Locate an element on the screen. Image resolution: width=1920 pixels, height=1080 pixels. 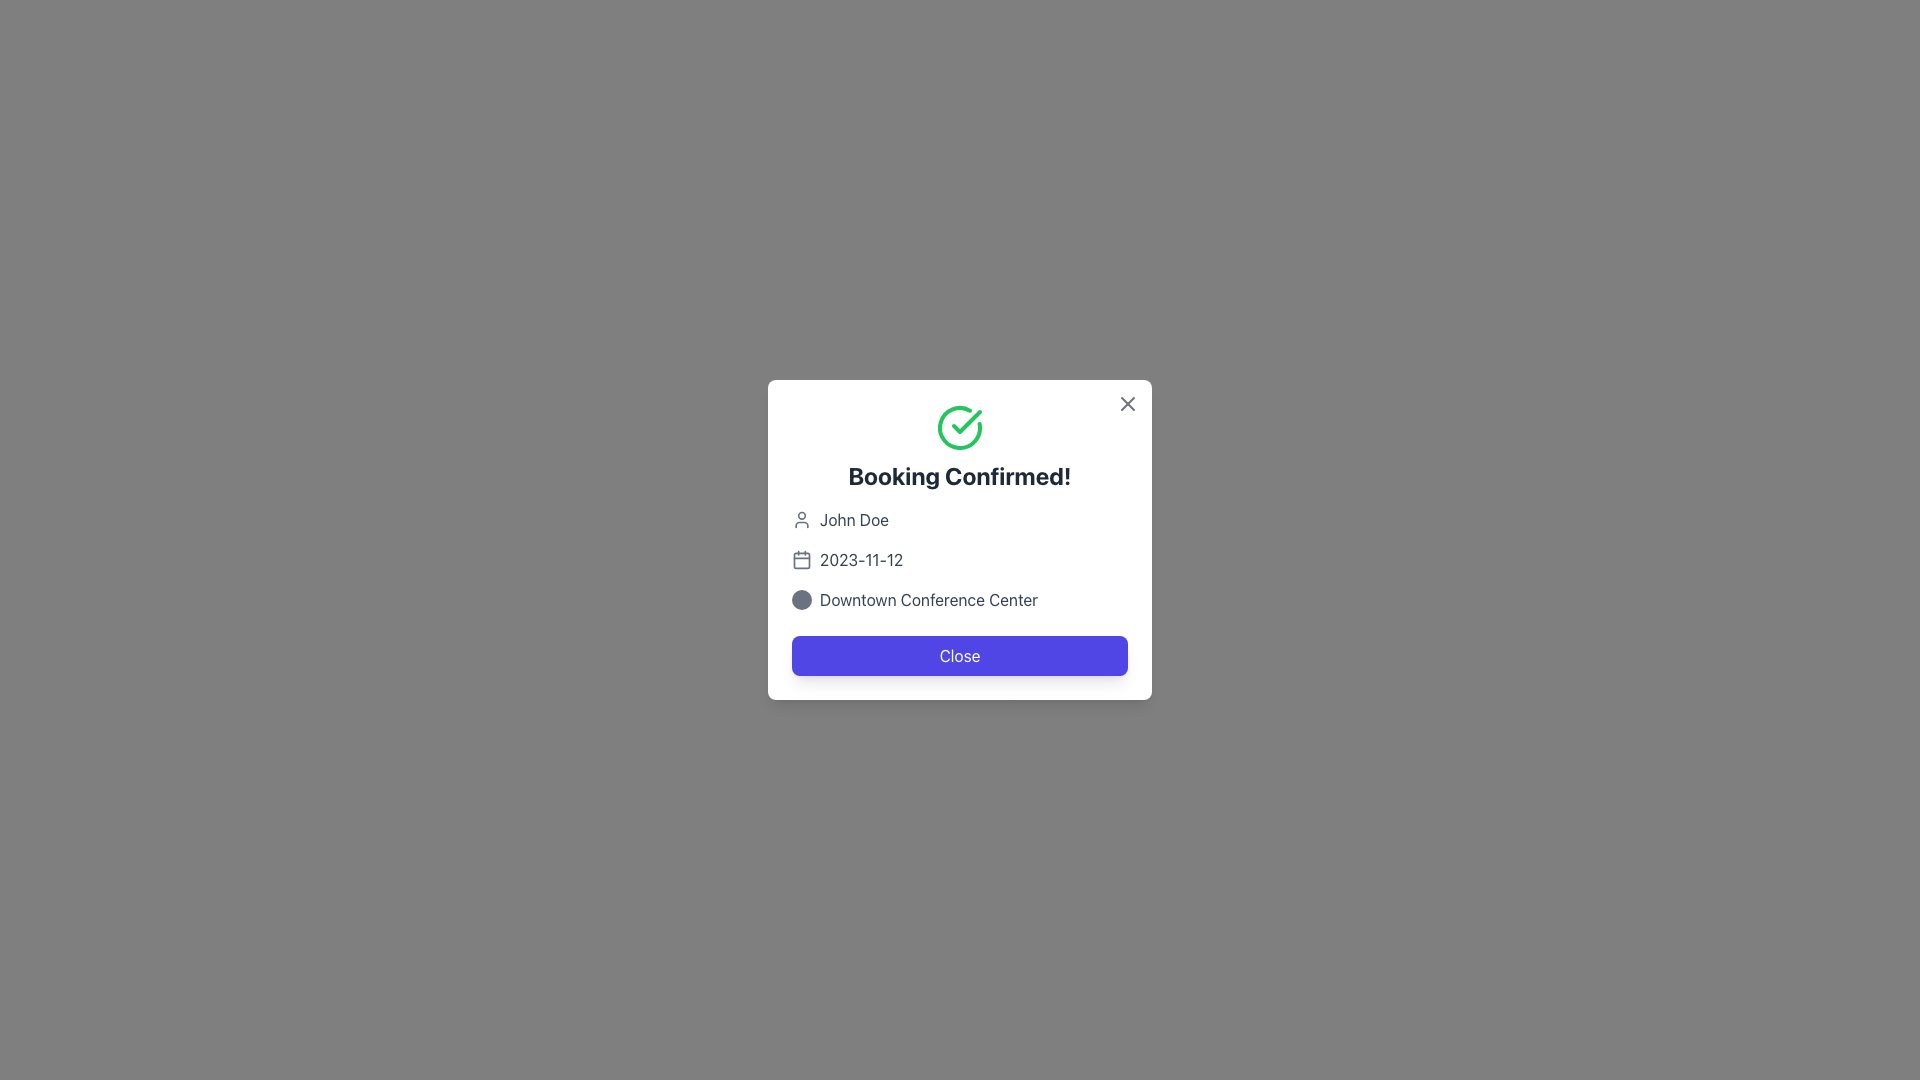
the icon that serves as a visual aid associated with the text 'Downtown Conference Center', located to the immediate left of the text within a rectangular modal window is located at coordinates (801, 599).